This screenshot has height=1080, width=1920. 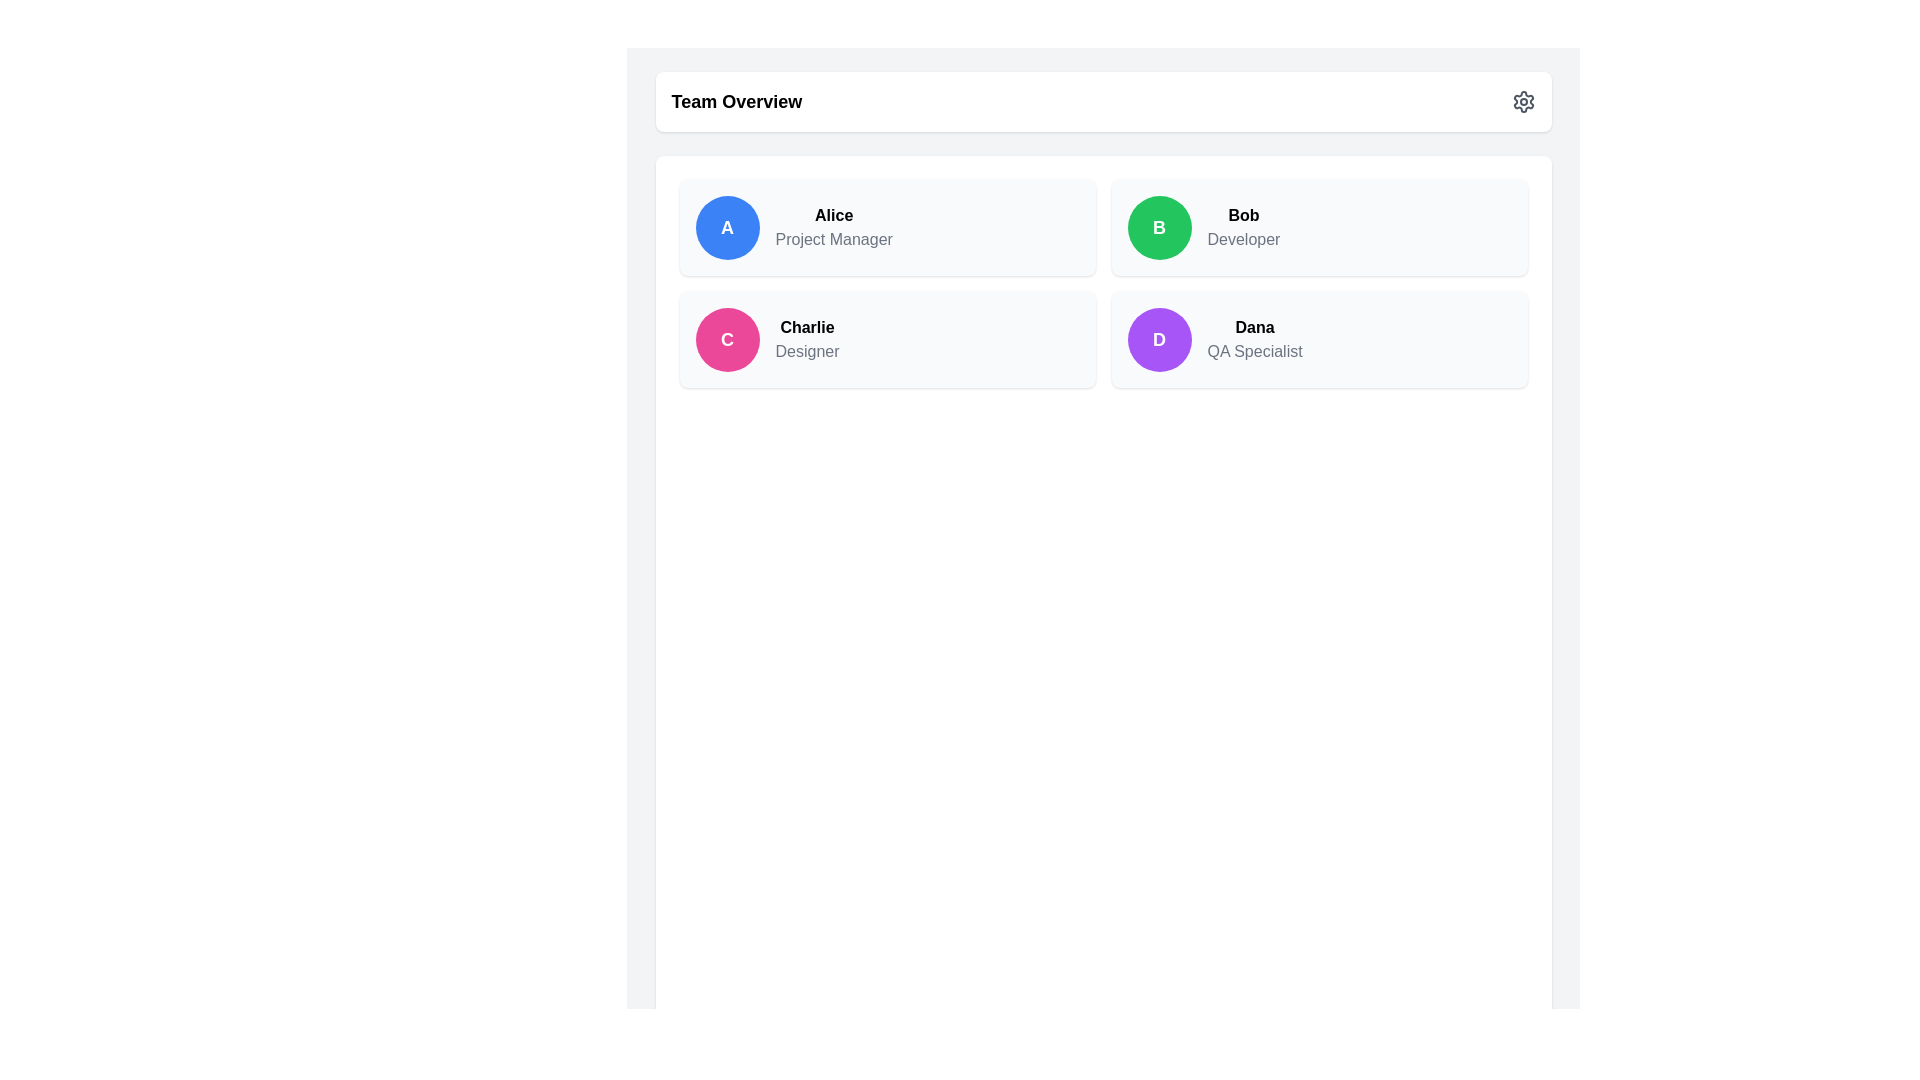 I want to click on the Info card displaying a team member's name and role, positioned in the top-right quadrant of the layout, specifically the second card in the first row, so click(x=1319, y=226).